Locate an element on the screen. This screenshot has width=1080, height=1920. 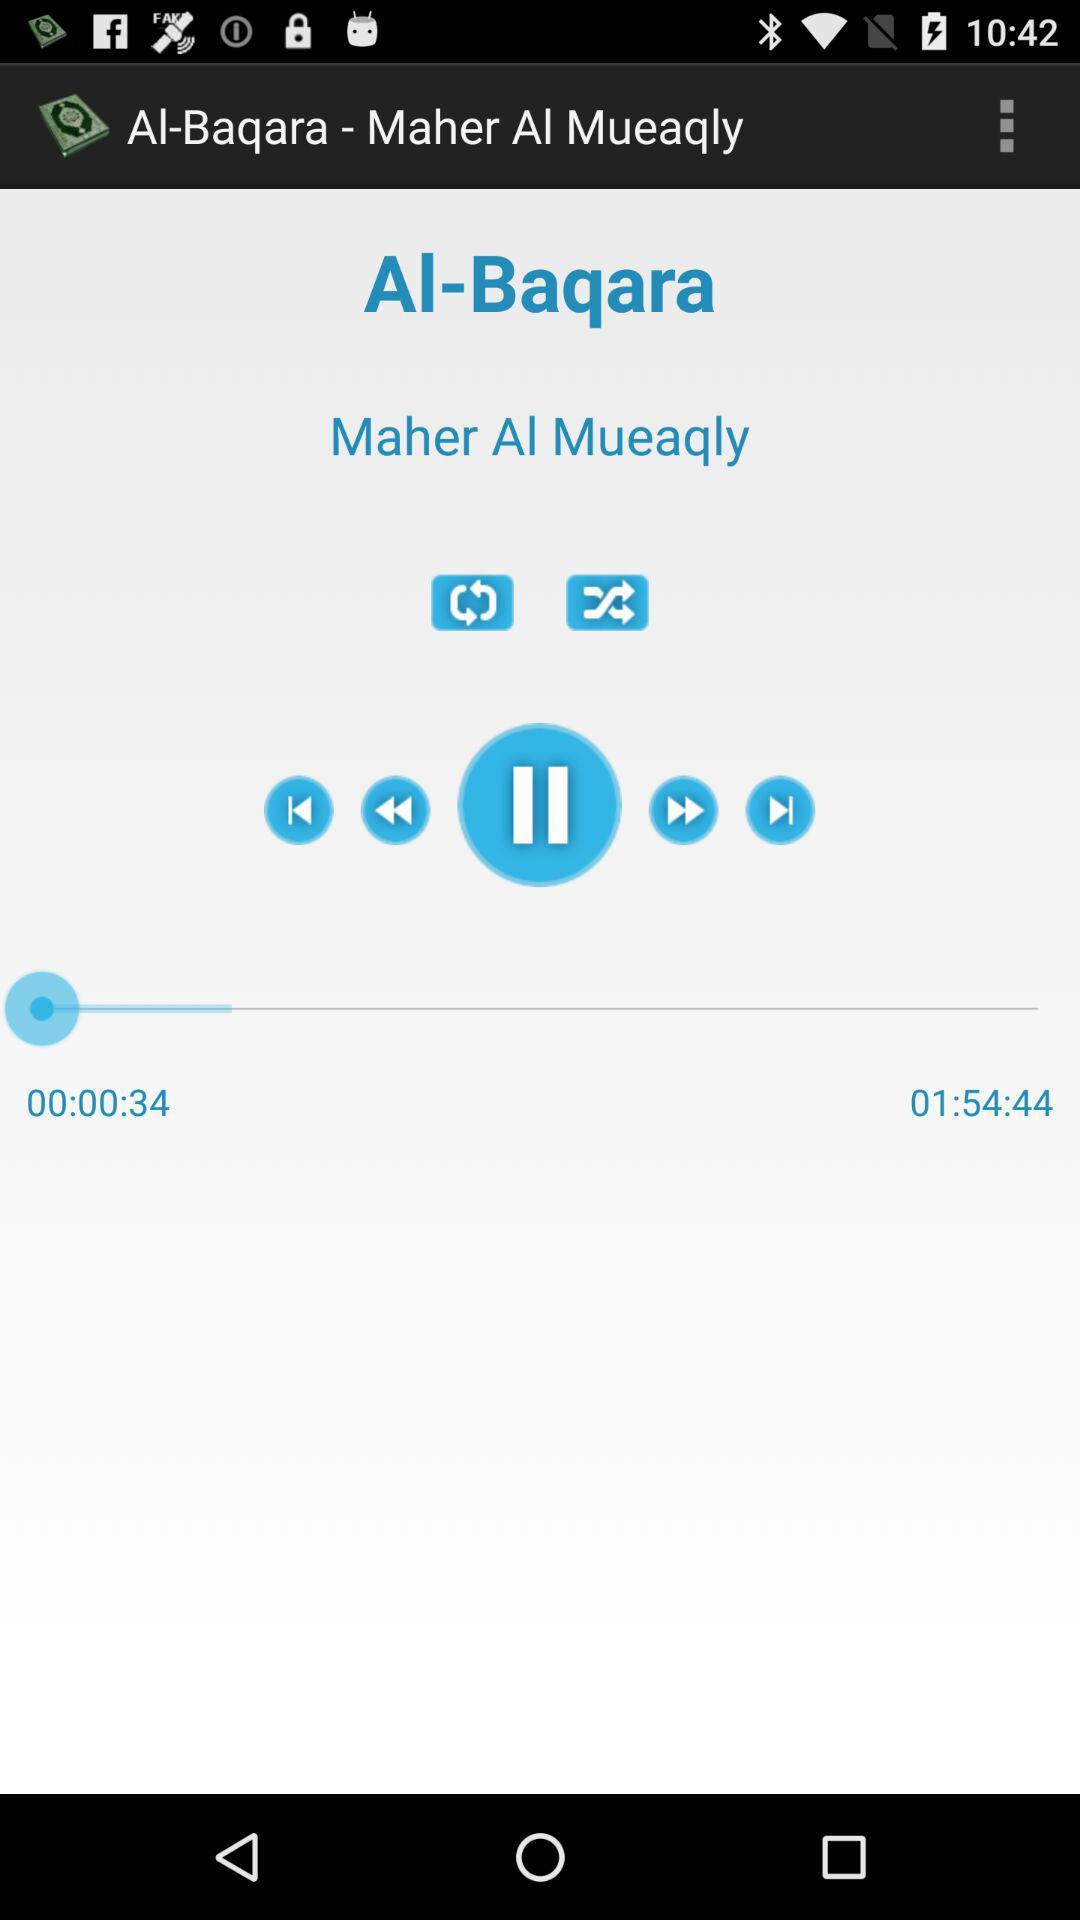
the repeat icon is located at coordinates (472, 644).